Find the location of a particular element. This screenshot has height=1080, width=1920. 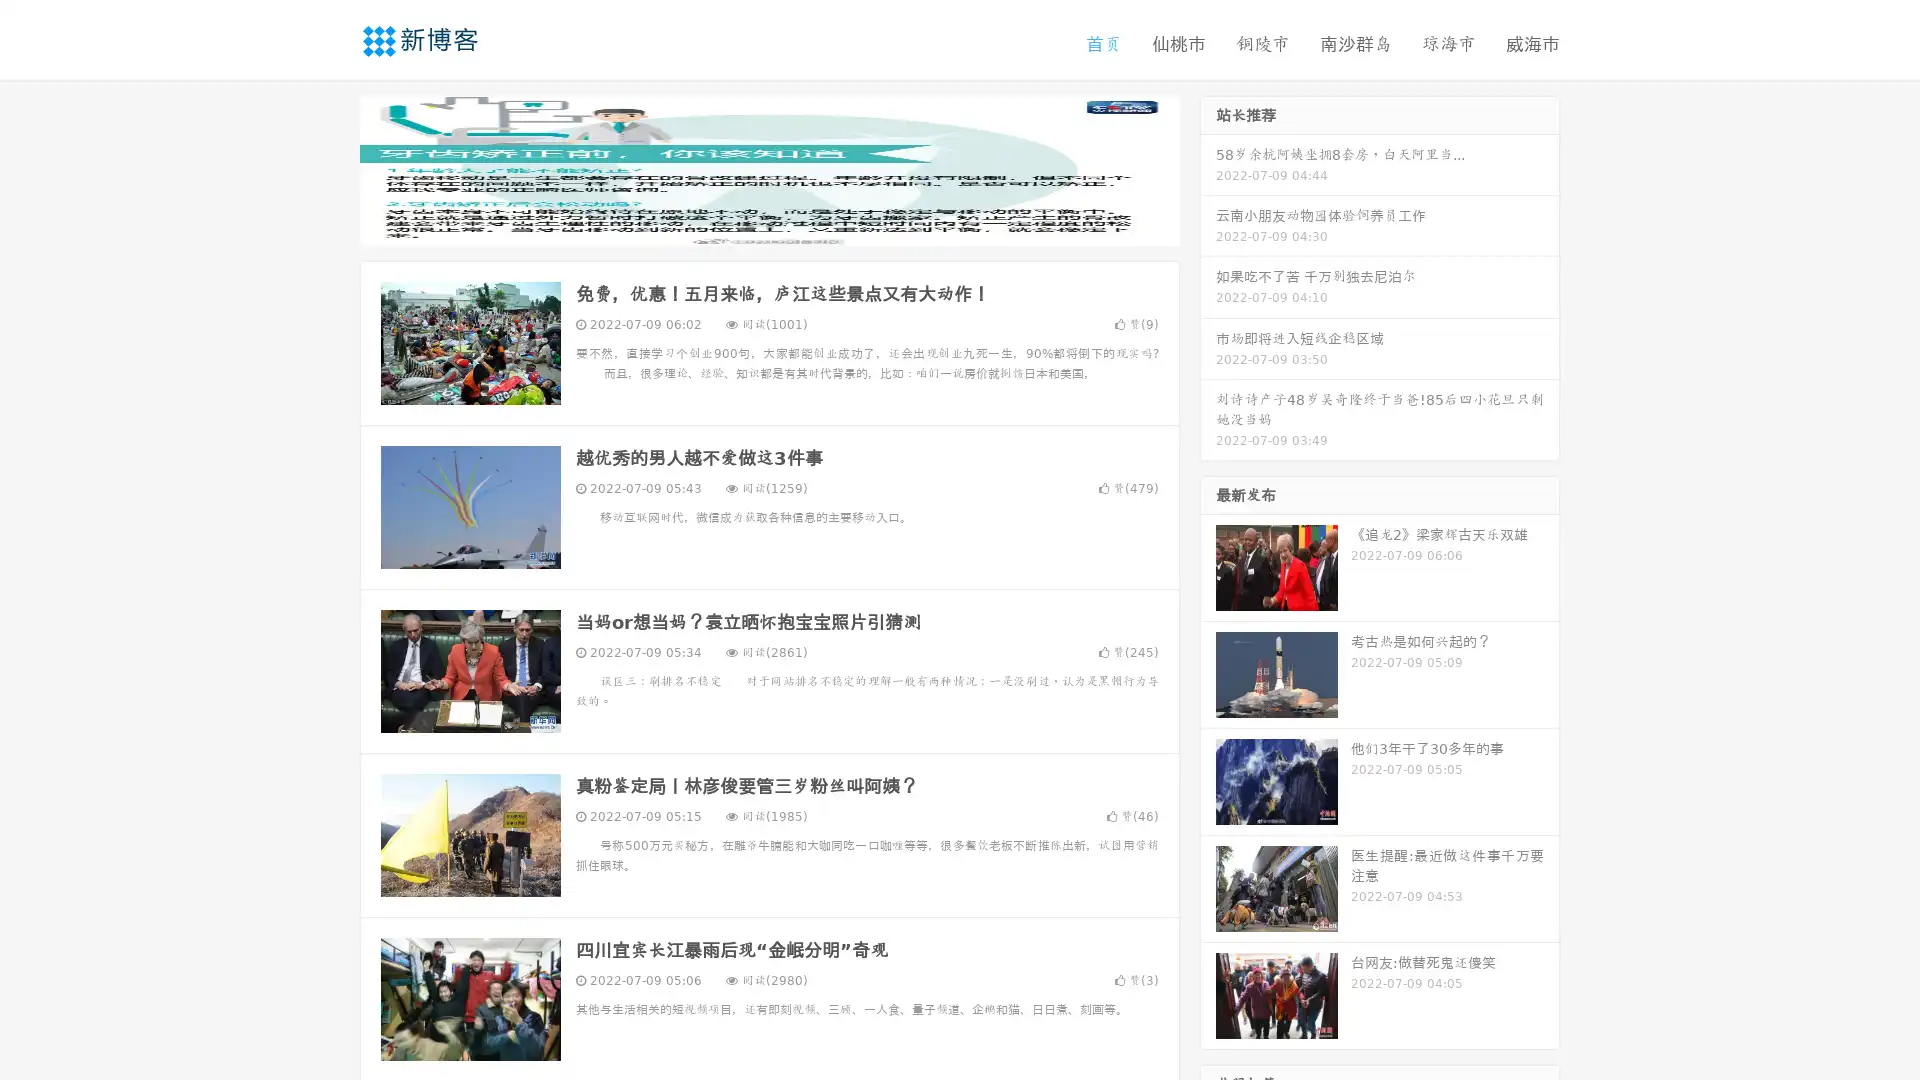

Go to slide 2 is located at coordinates (768, 225).